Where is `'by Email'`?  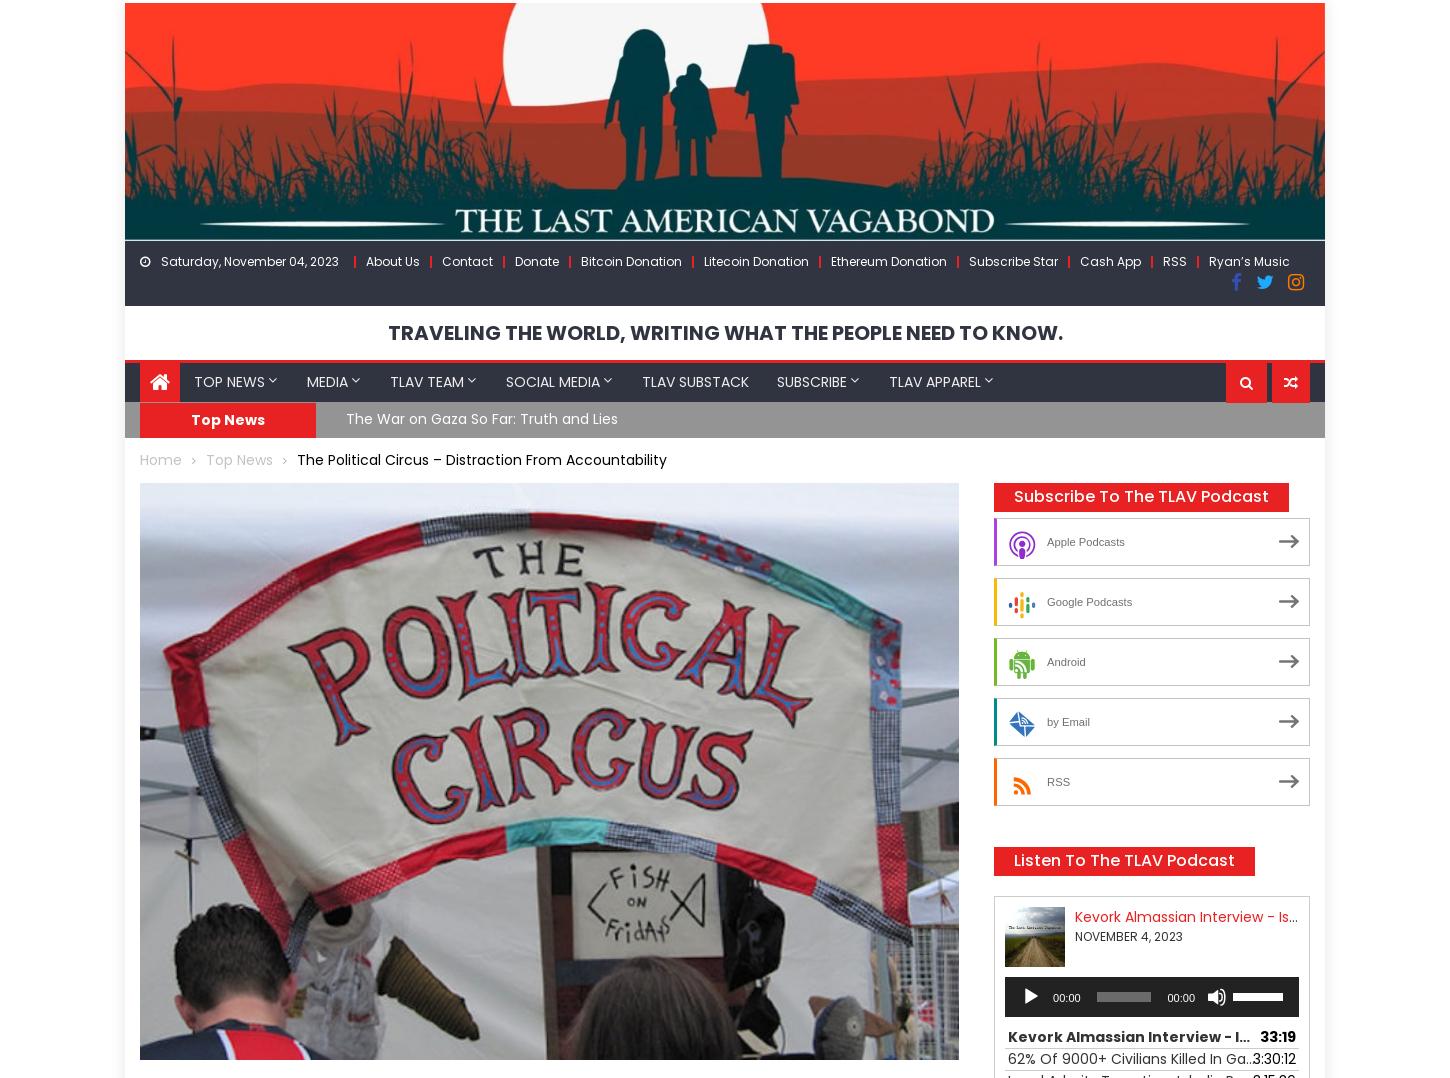
'by Email' is located at coordinates (1068, 719).